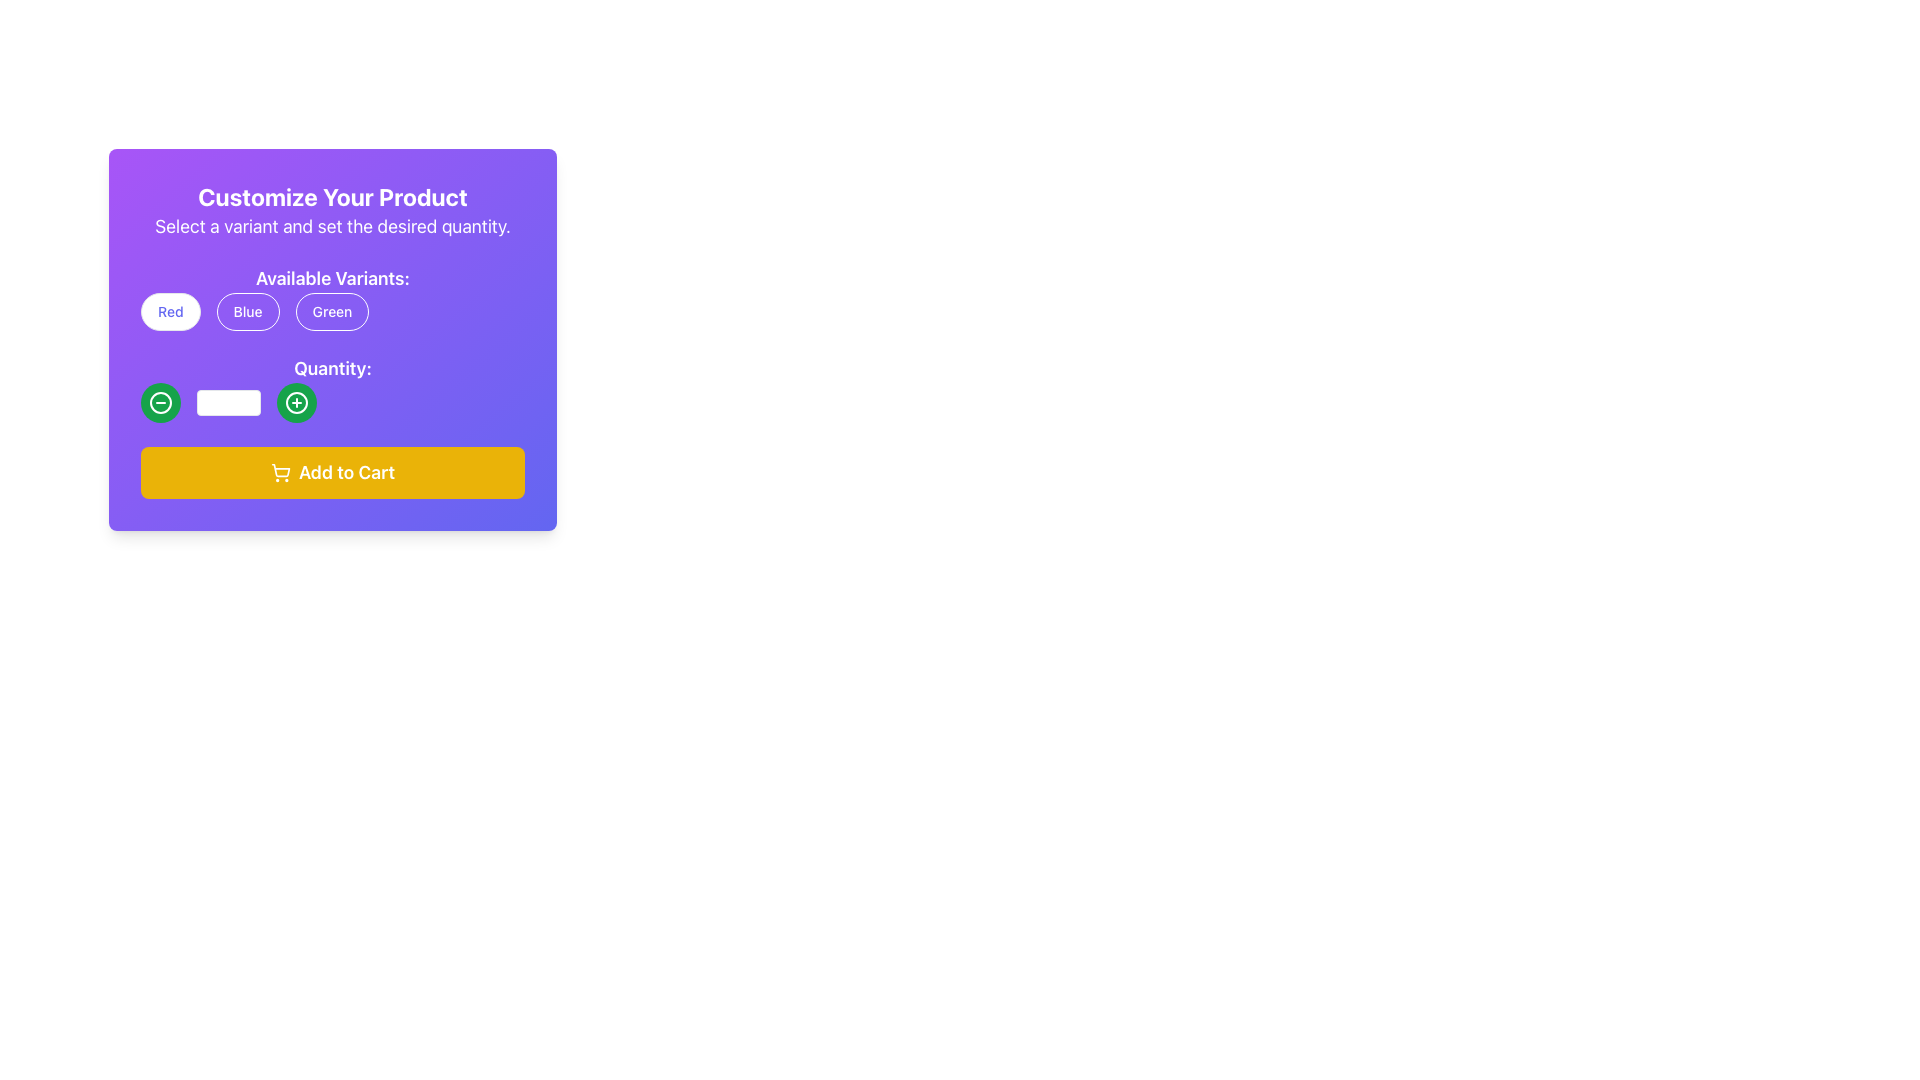 Image resolution: width=1920 pixels, height=1080 pixels. Describe the element at coordinates (296, 402) in the screenshot. I see `the SVG-based circular icon button with a green background and a white cross symbol` at that location.